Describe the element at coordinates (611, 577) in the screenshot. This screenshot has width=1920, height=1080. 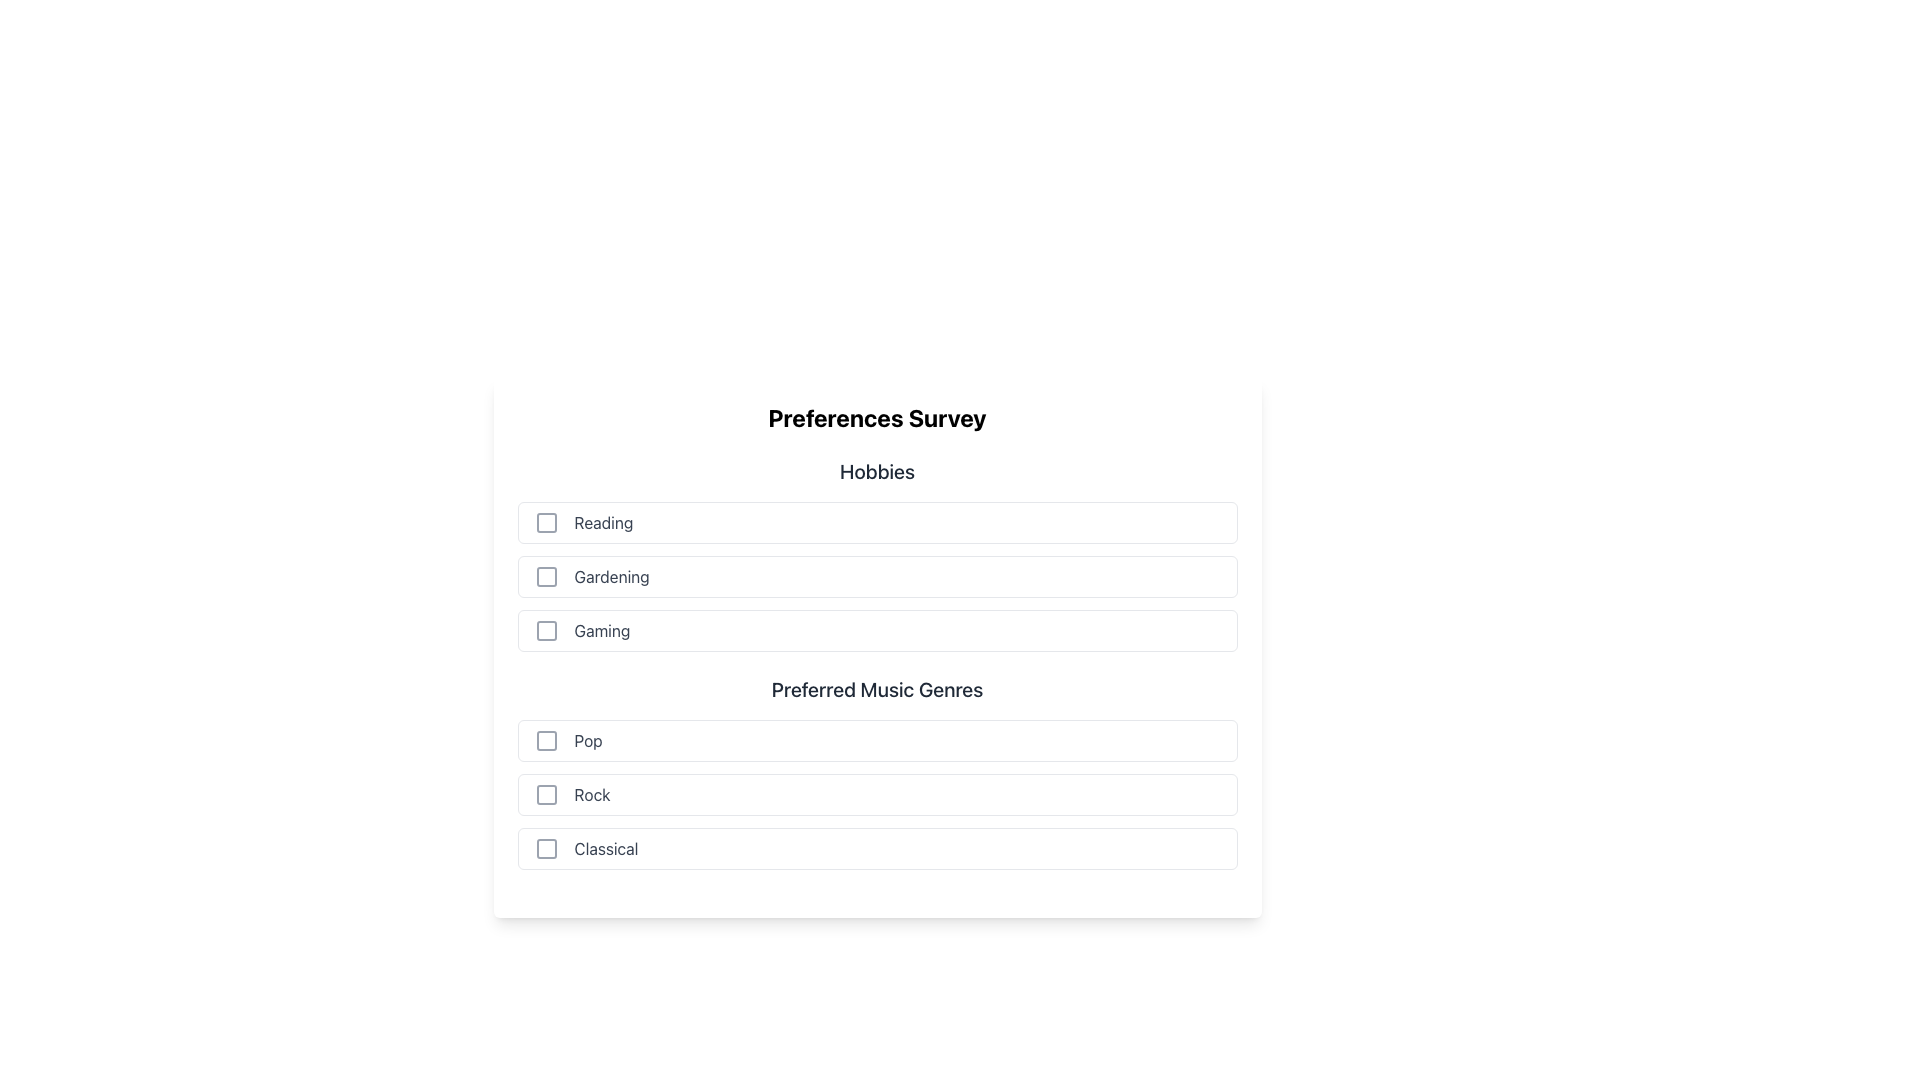
I see `the 'Gardening' hobby choice text label, which is located in the second row under 'Hobbies' and aligned with similar options` at that location.